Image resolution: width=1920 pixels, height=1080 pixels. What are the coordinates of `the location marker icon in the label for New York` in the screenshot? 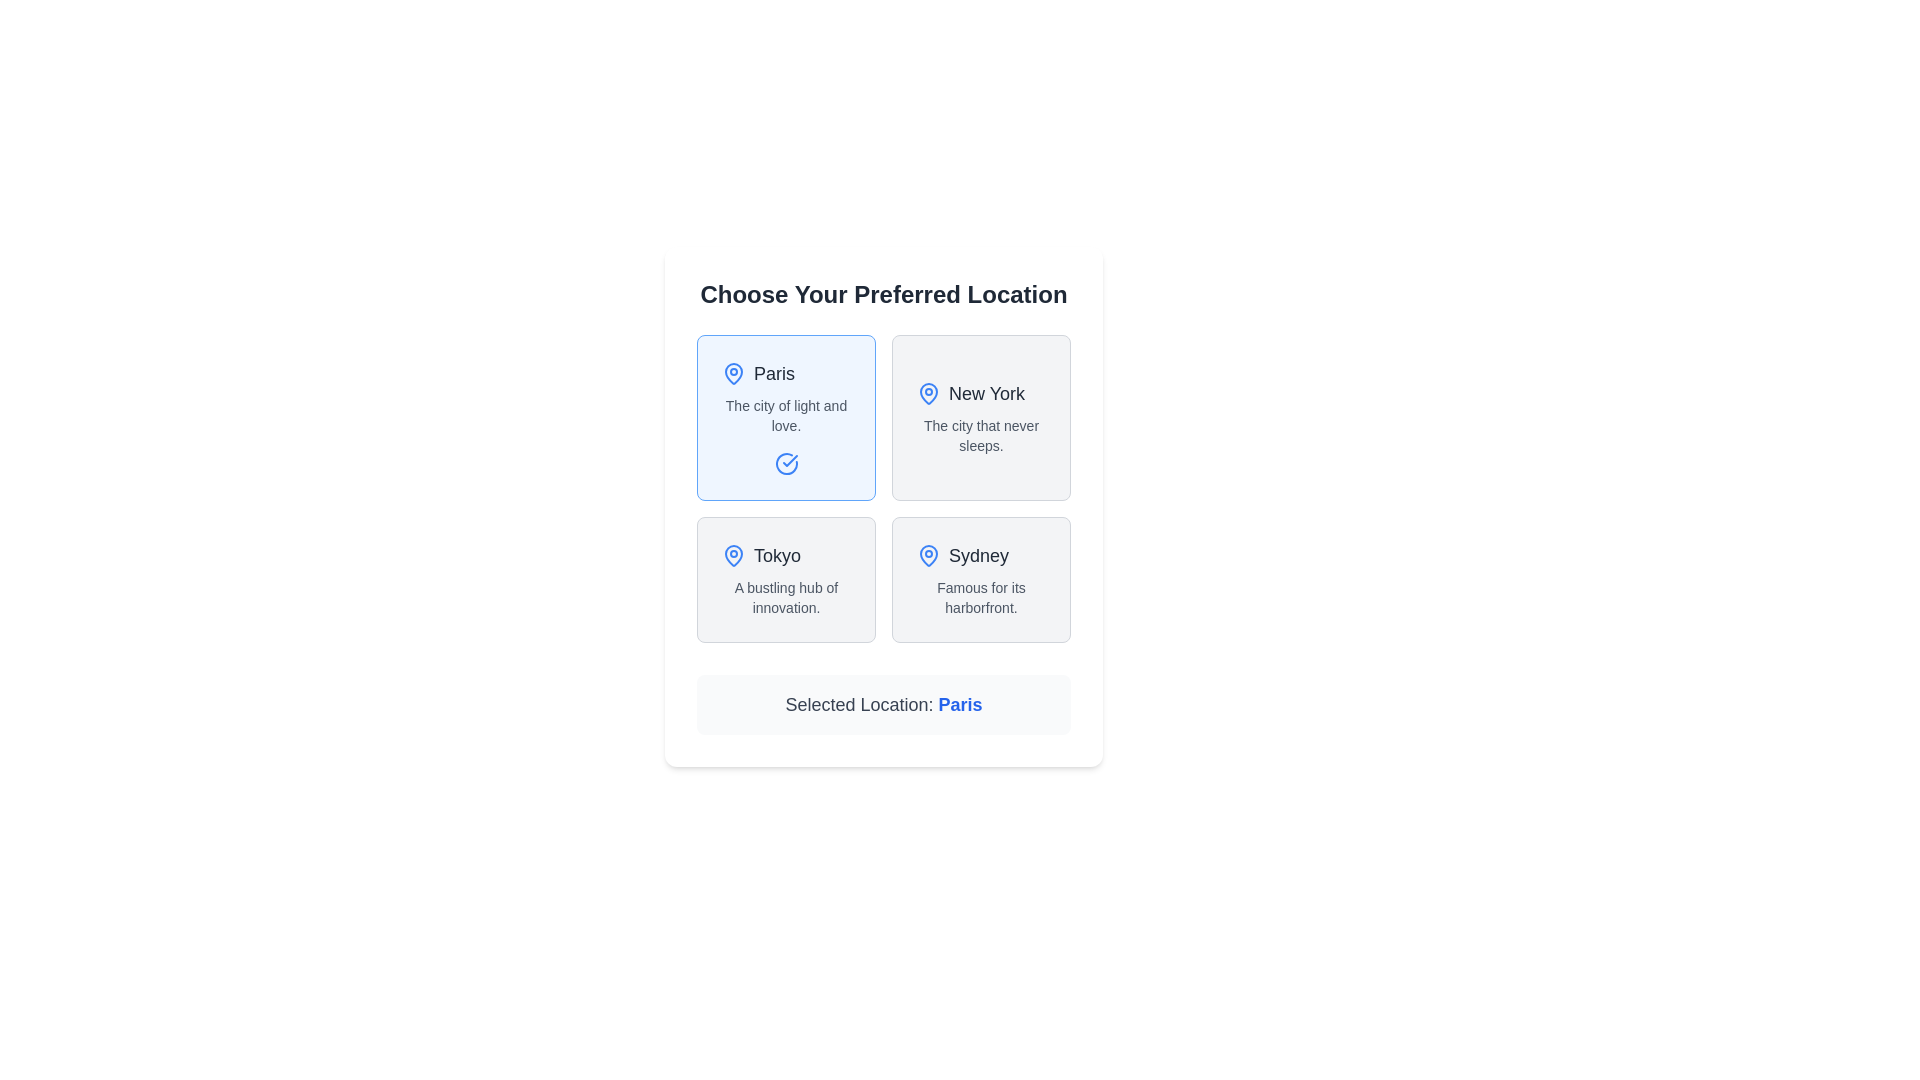 It's located at (981, 393).